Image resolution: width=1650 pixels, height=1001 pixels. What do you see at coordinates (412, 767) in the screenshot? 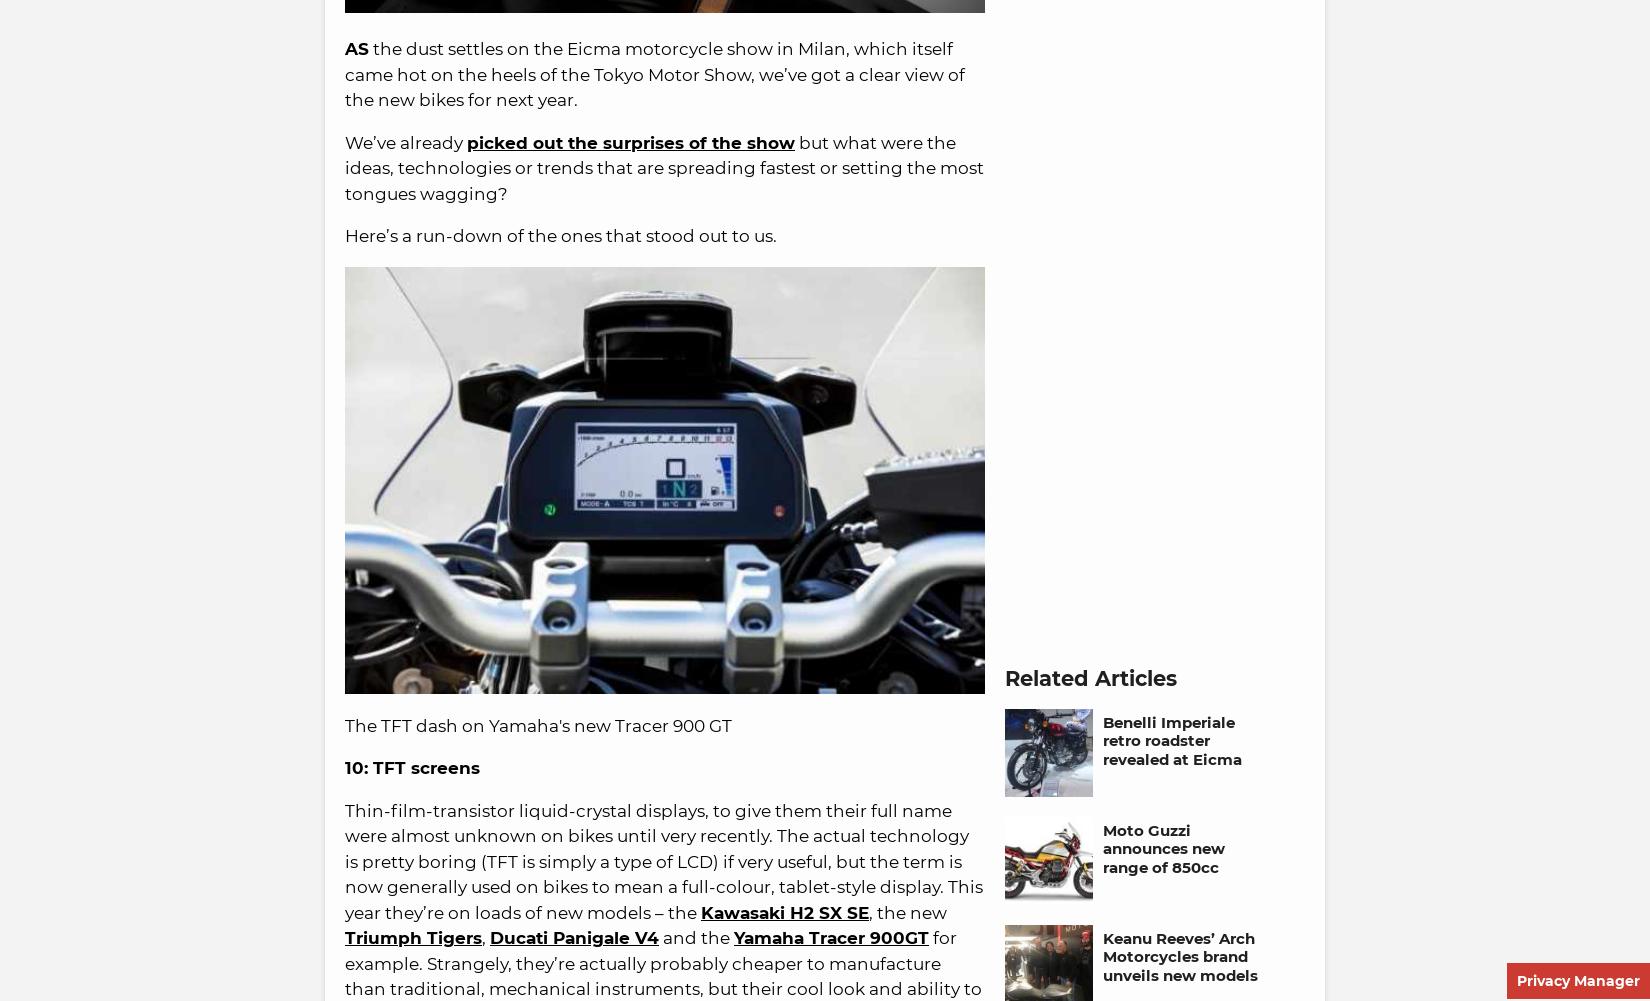
I see `'10: TFT screens'` at bounding box center [412, 767].